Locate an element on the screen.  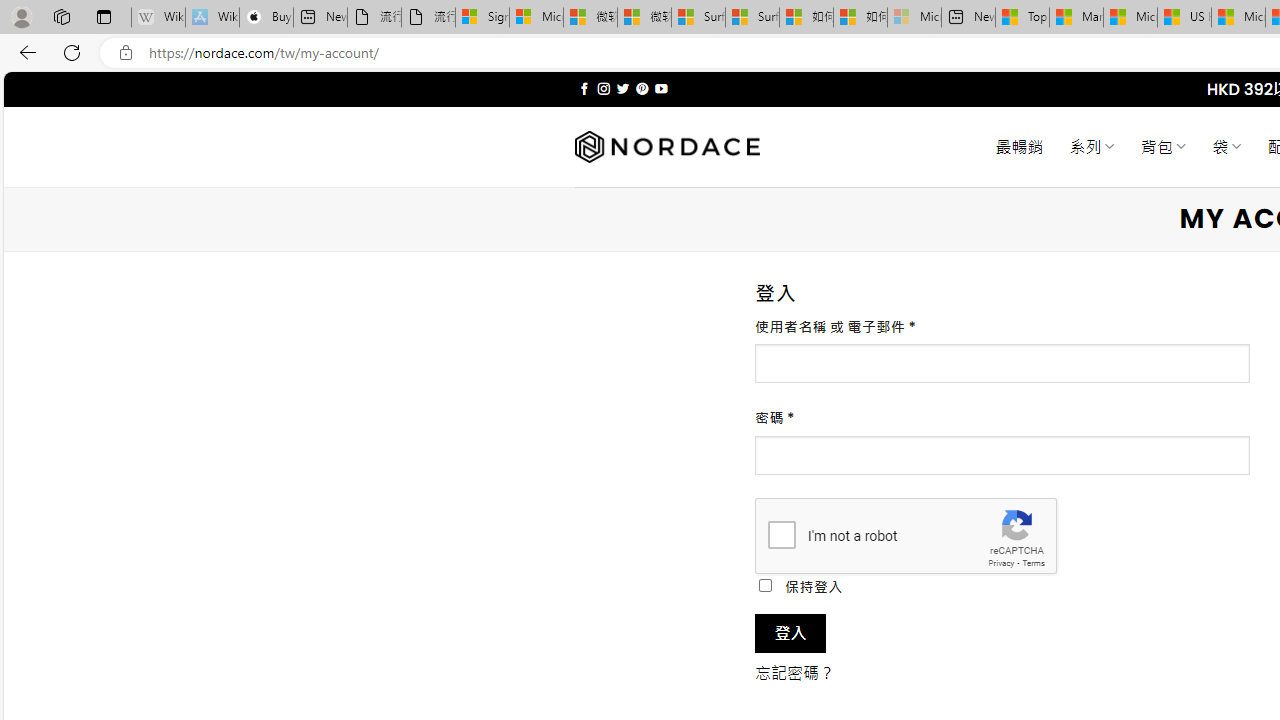
'Follow on YouTube' is located at coordinates (661, 88).